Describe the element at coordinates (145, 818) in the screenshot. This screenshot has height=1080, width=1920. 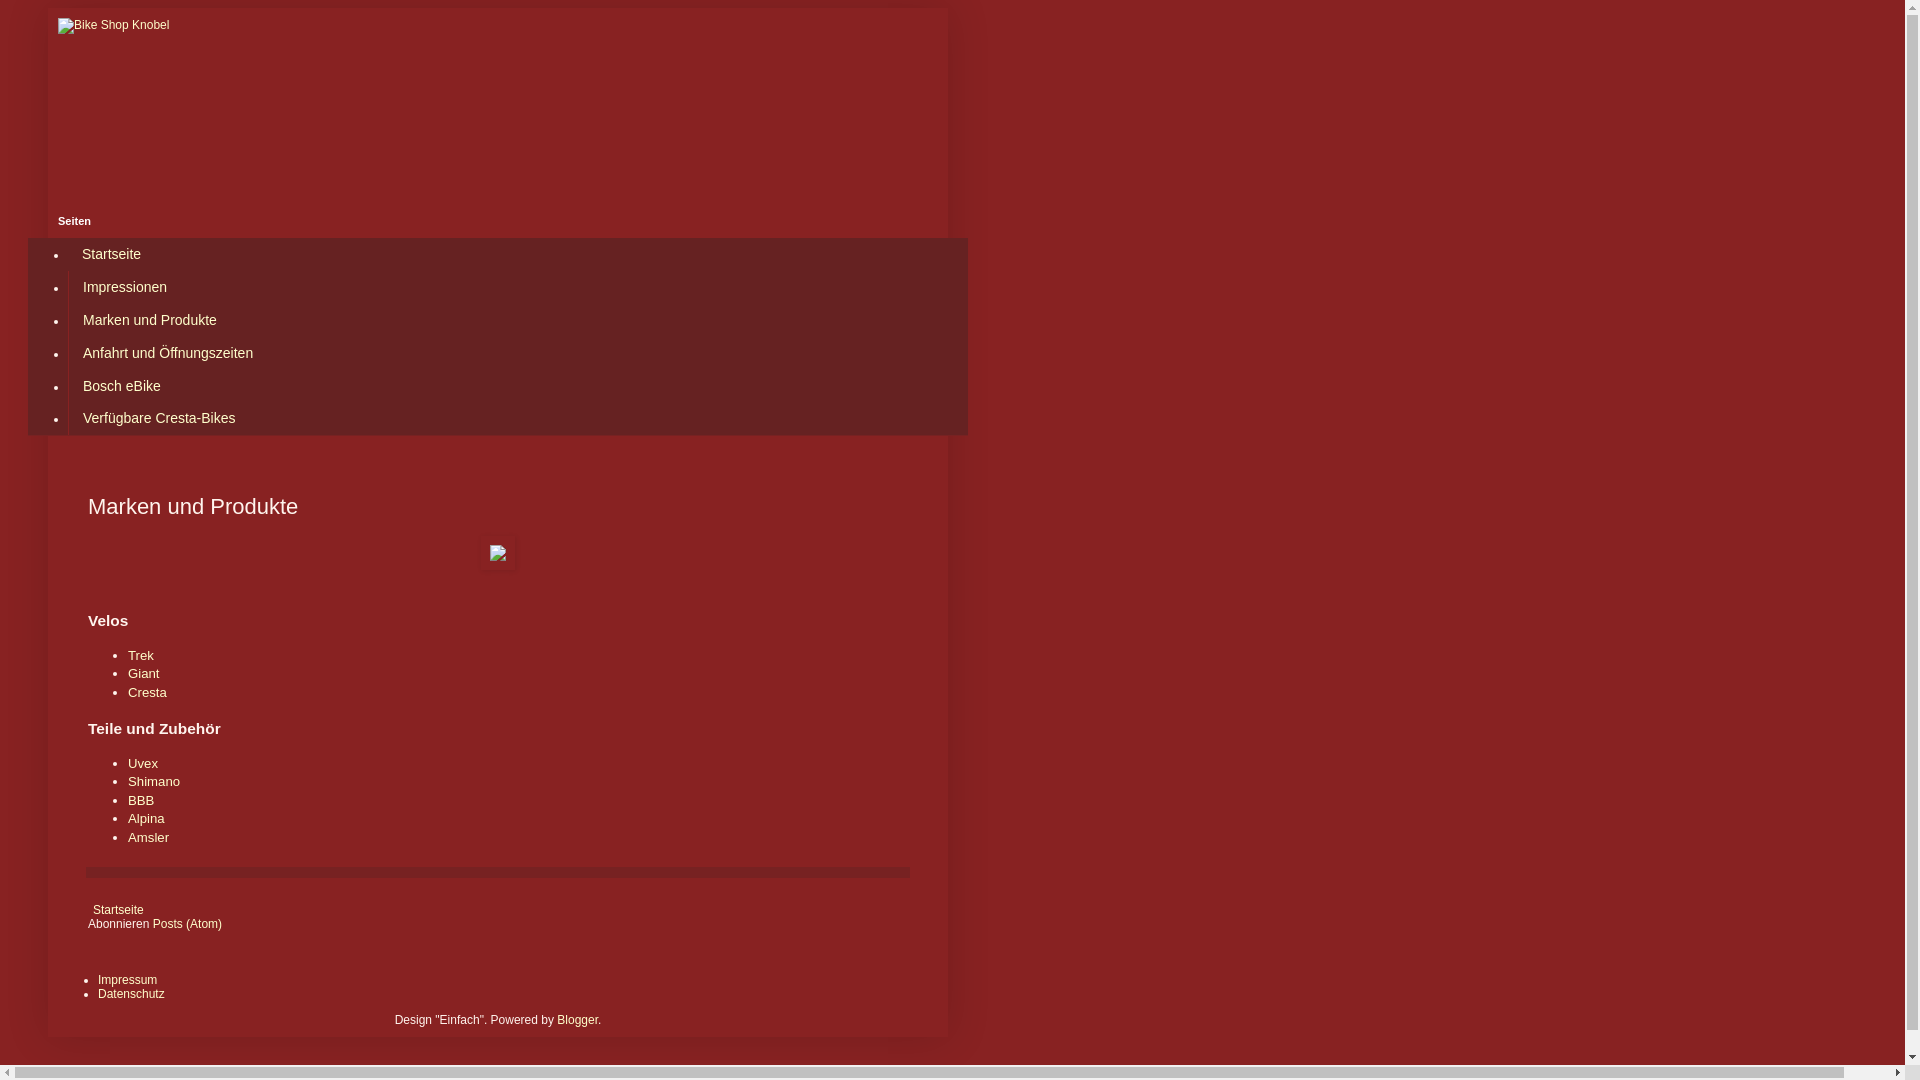
I see `'Alpina'` at that location.